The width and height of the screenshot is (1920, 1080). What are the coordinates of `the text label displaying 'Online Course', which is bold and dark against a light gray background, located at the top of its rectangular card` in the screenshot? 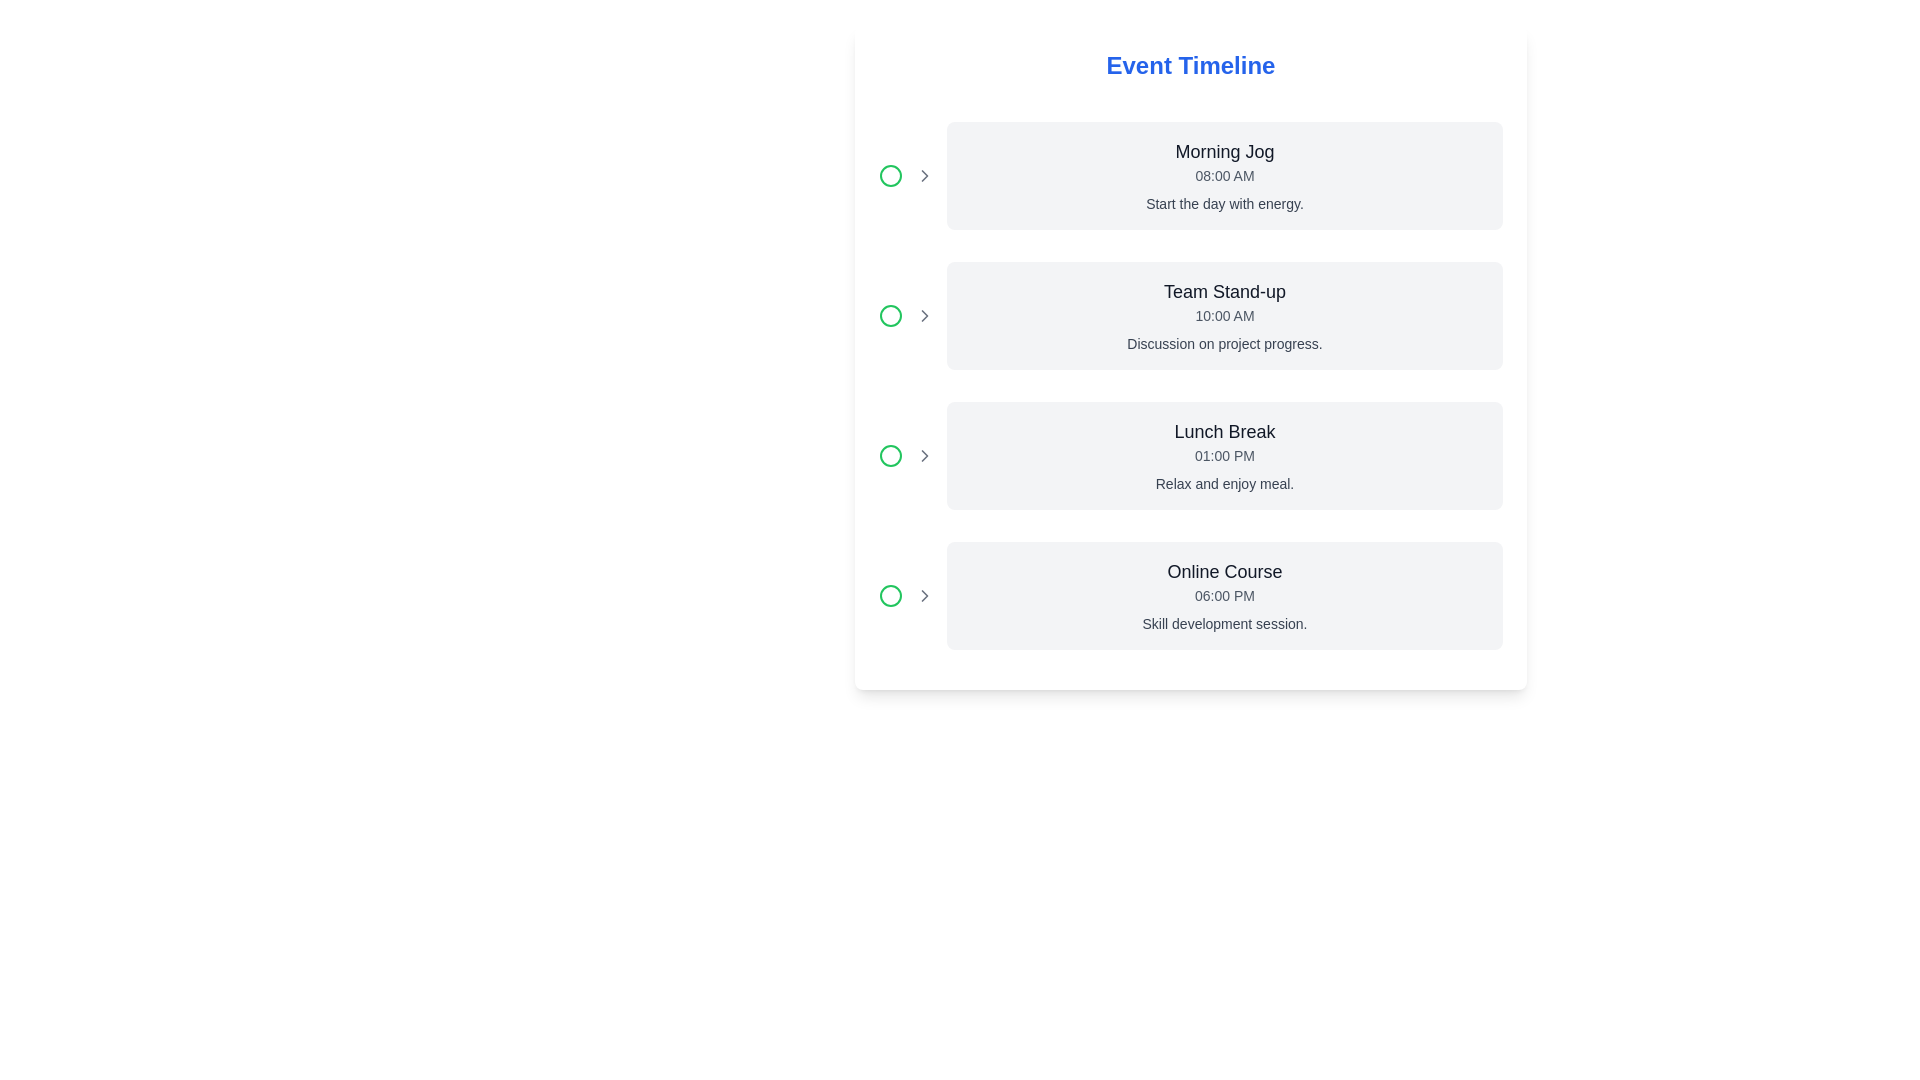 It's located at (1223, 571).